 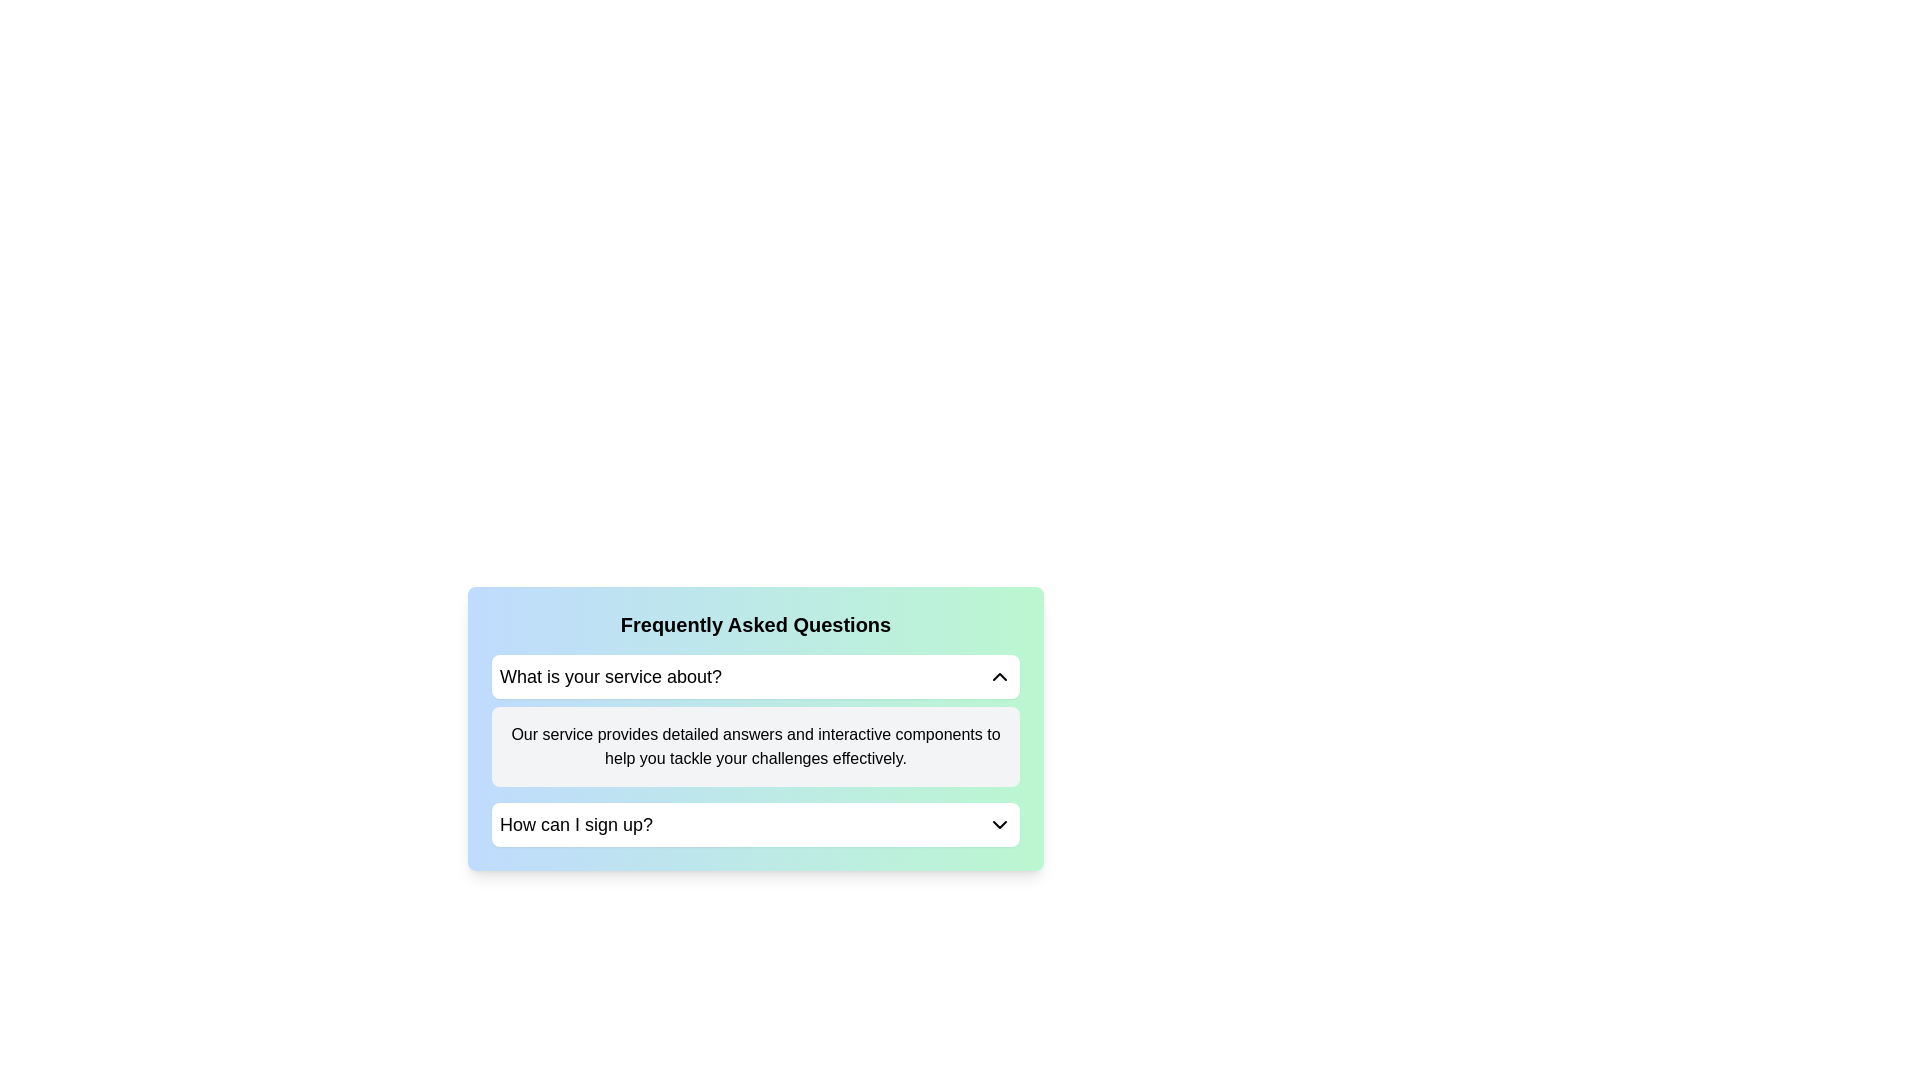 I want to click on the downward chevron icon located on the far right side of the panel displaying the question 'How can I sign up?', so click(x=999, y=825).